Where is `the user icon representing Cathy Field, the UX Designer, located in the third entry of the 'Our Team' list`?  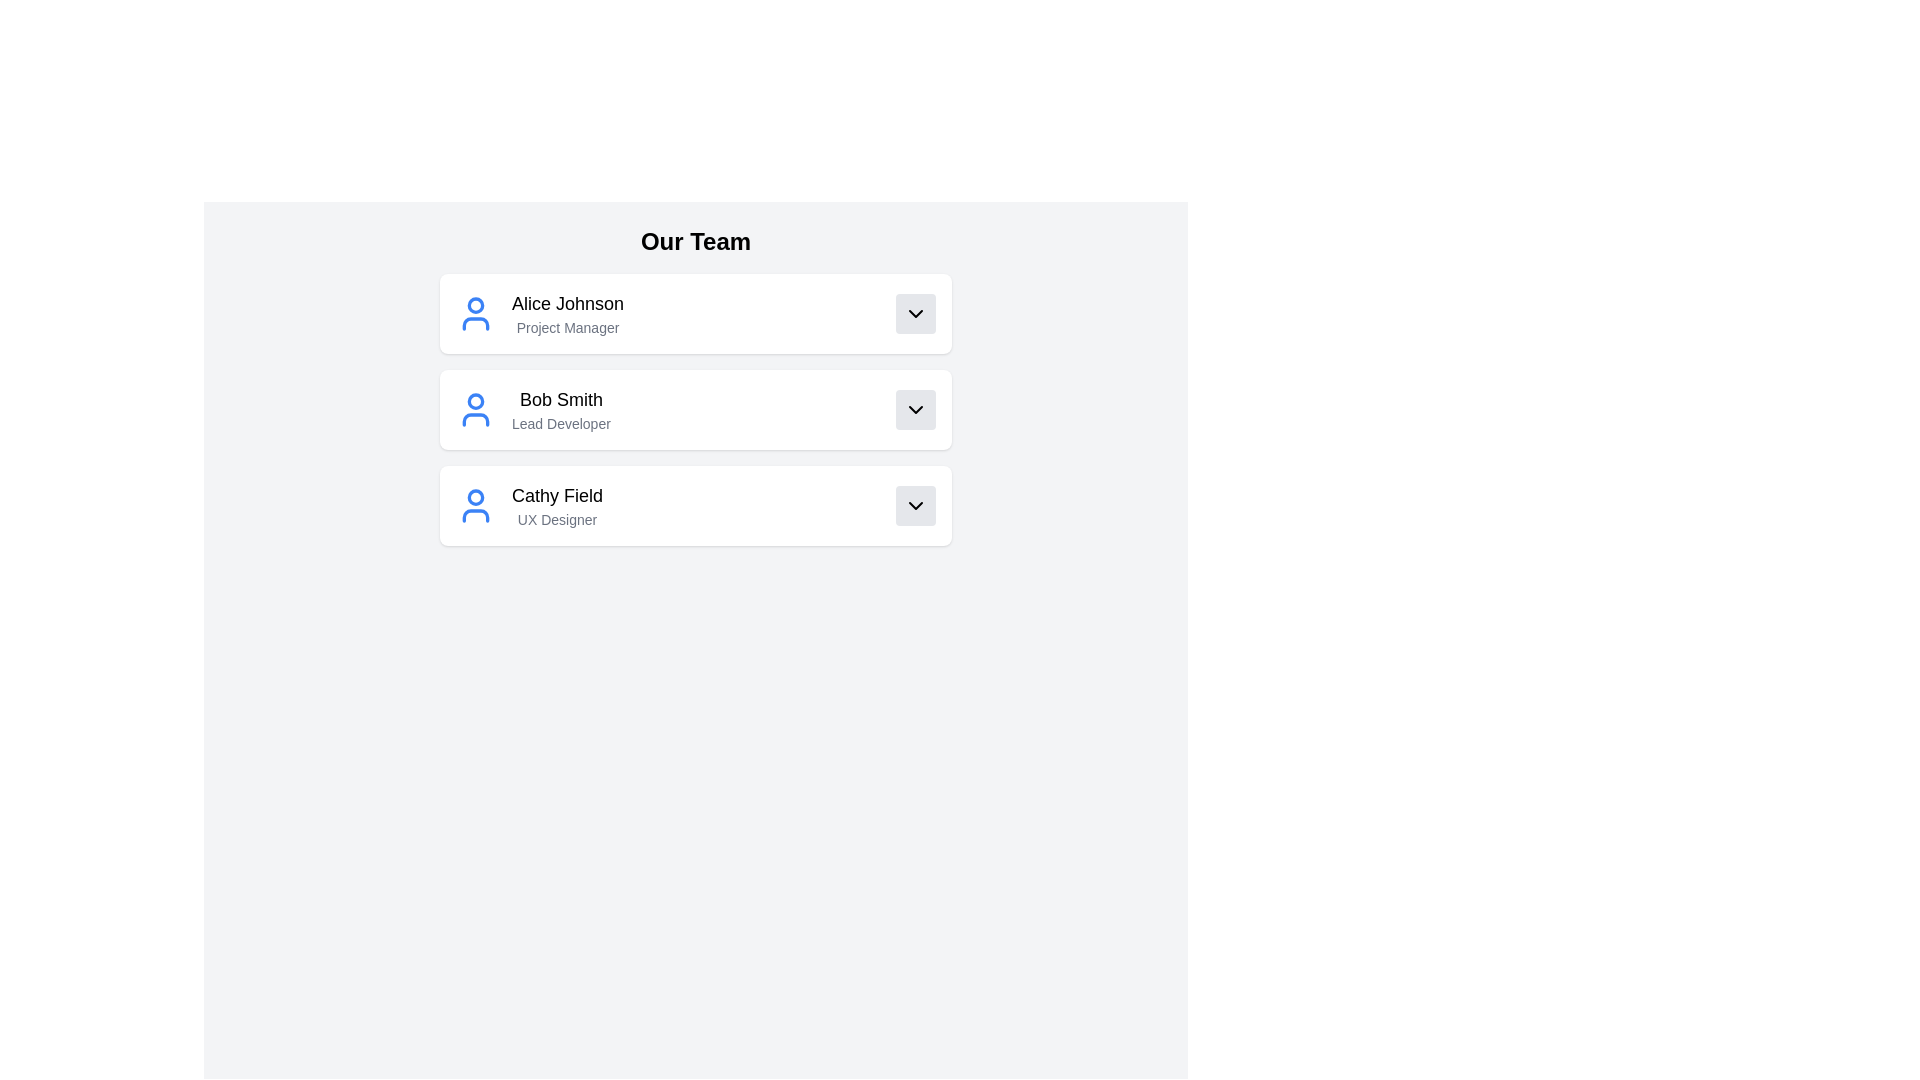 the user icon representing Cathy Field, the UX Designer, located in the third entry of the 'Our Team' list is located at coordinates (474, 504).